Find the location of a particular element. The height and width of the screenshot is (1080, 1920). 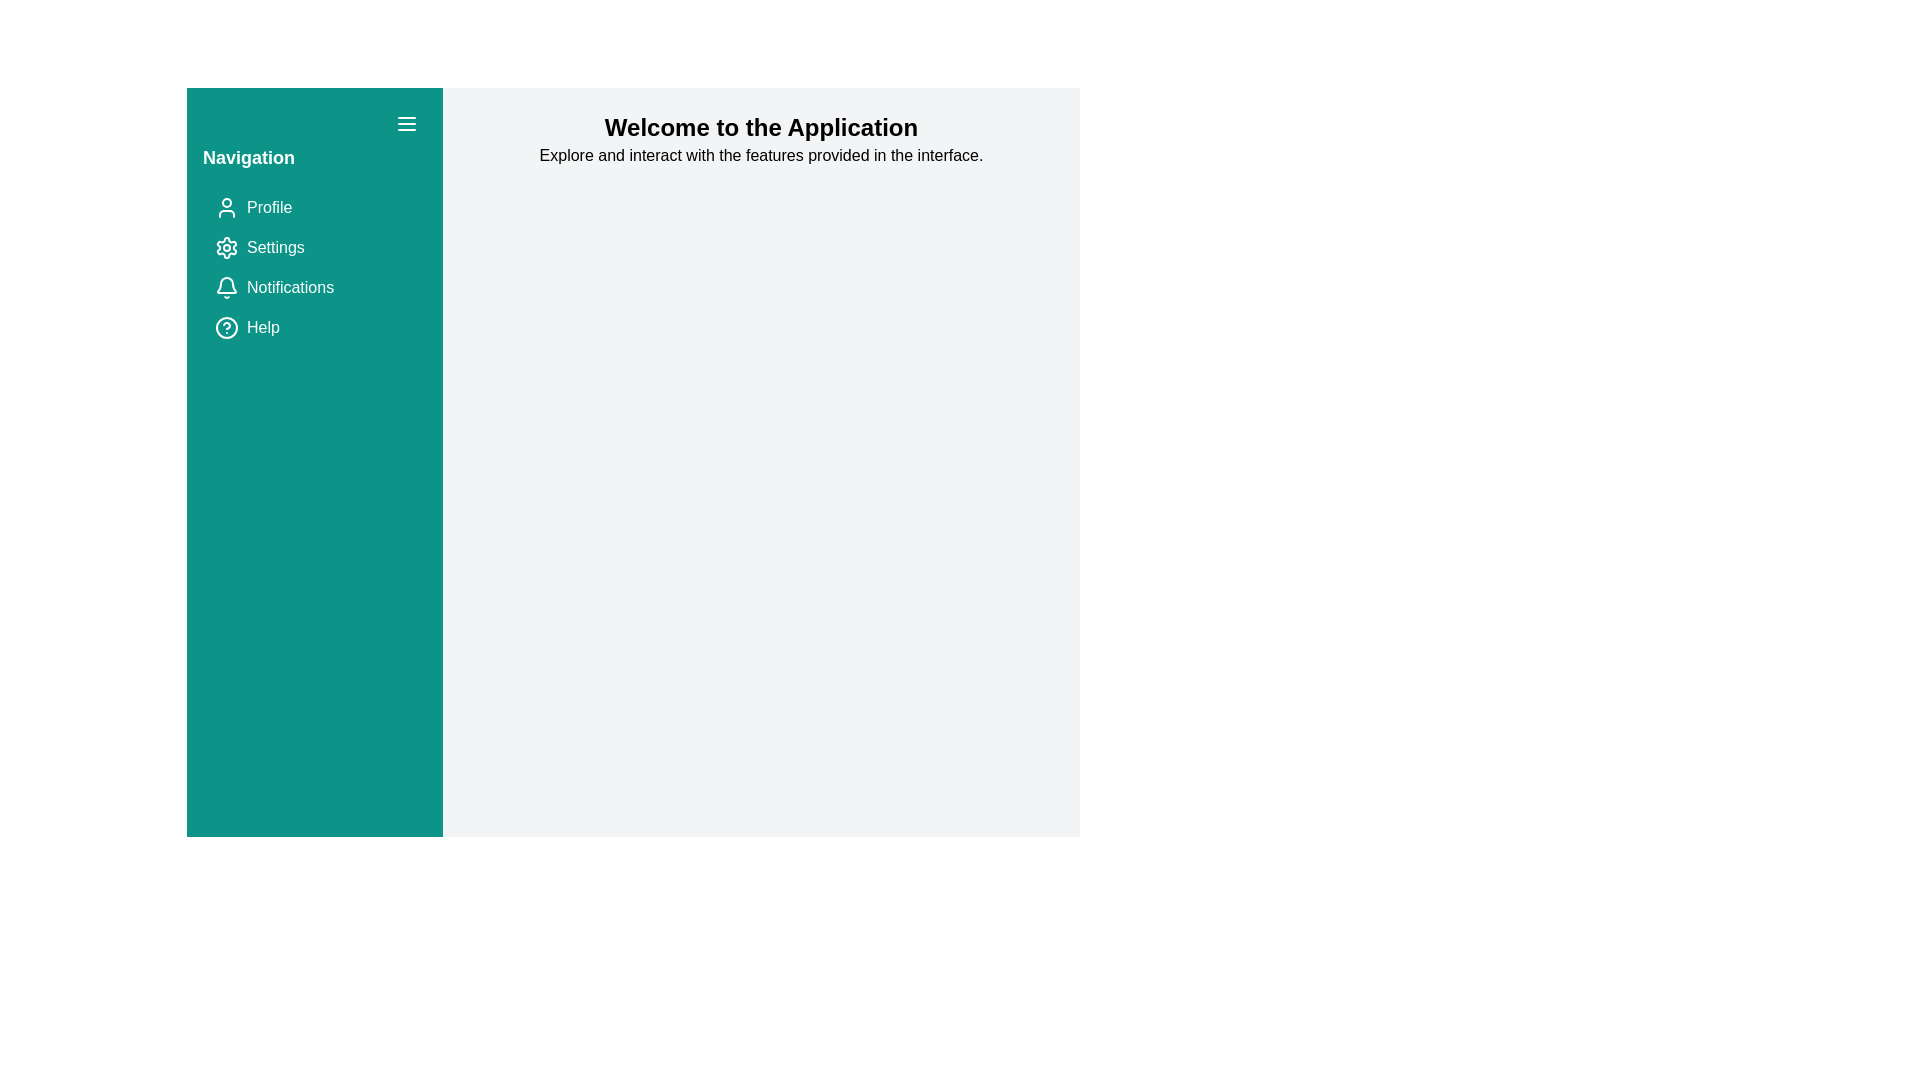

the menu item labeled Notifications is located at coordinates (314, 288).